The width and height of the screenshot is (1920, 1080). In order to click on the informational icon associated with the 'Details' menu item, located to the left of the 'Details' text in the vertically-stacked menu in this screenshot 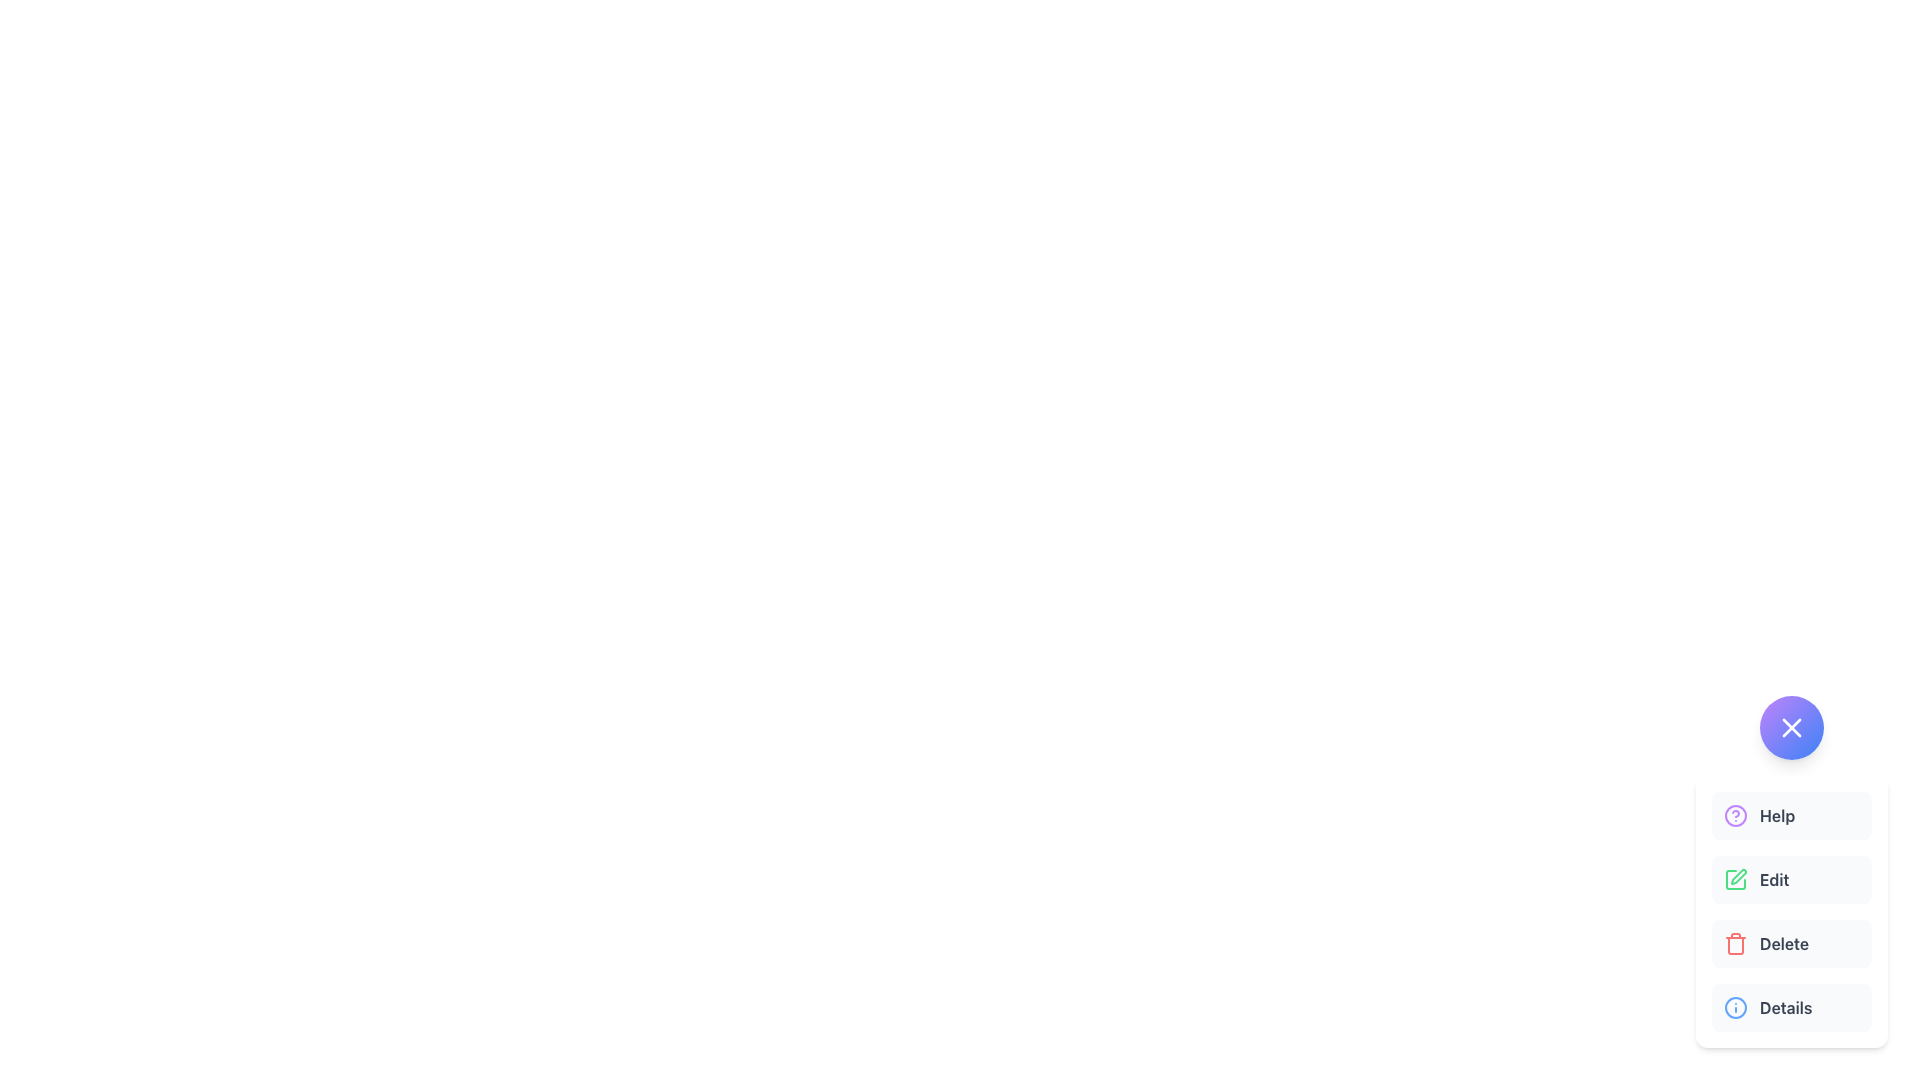, I will do `click(1735, 1007)`.